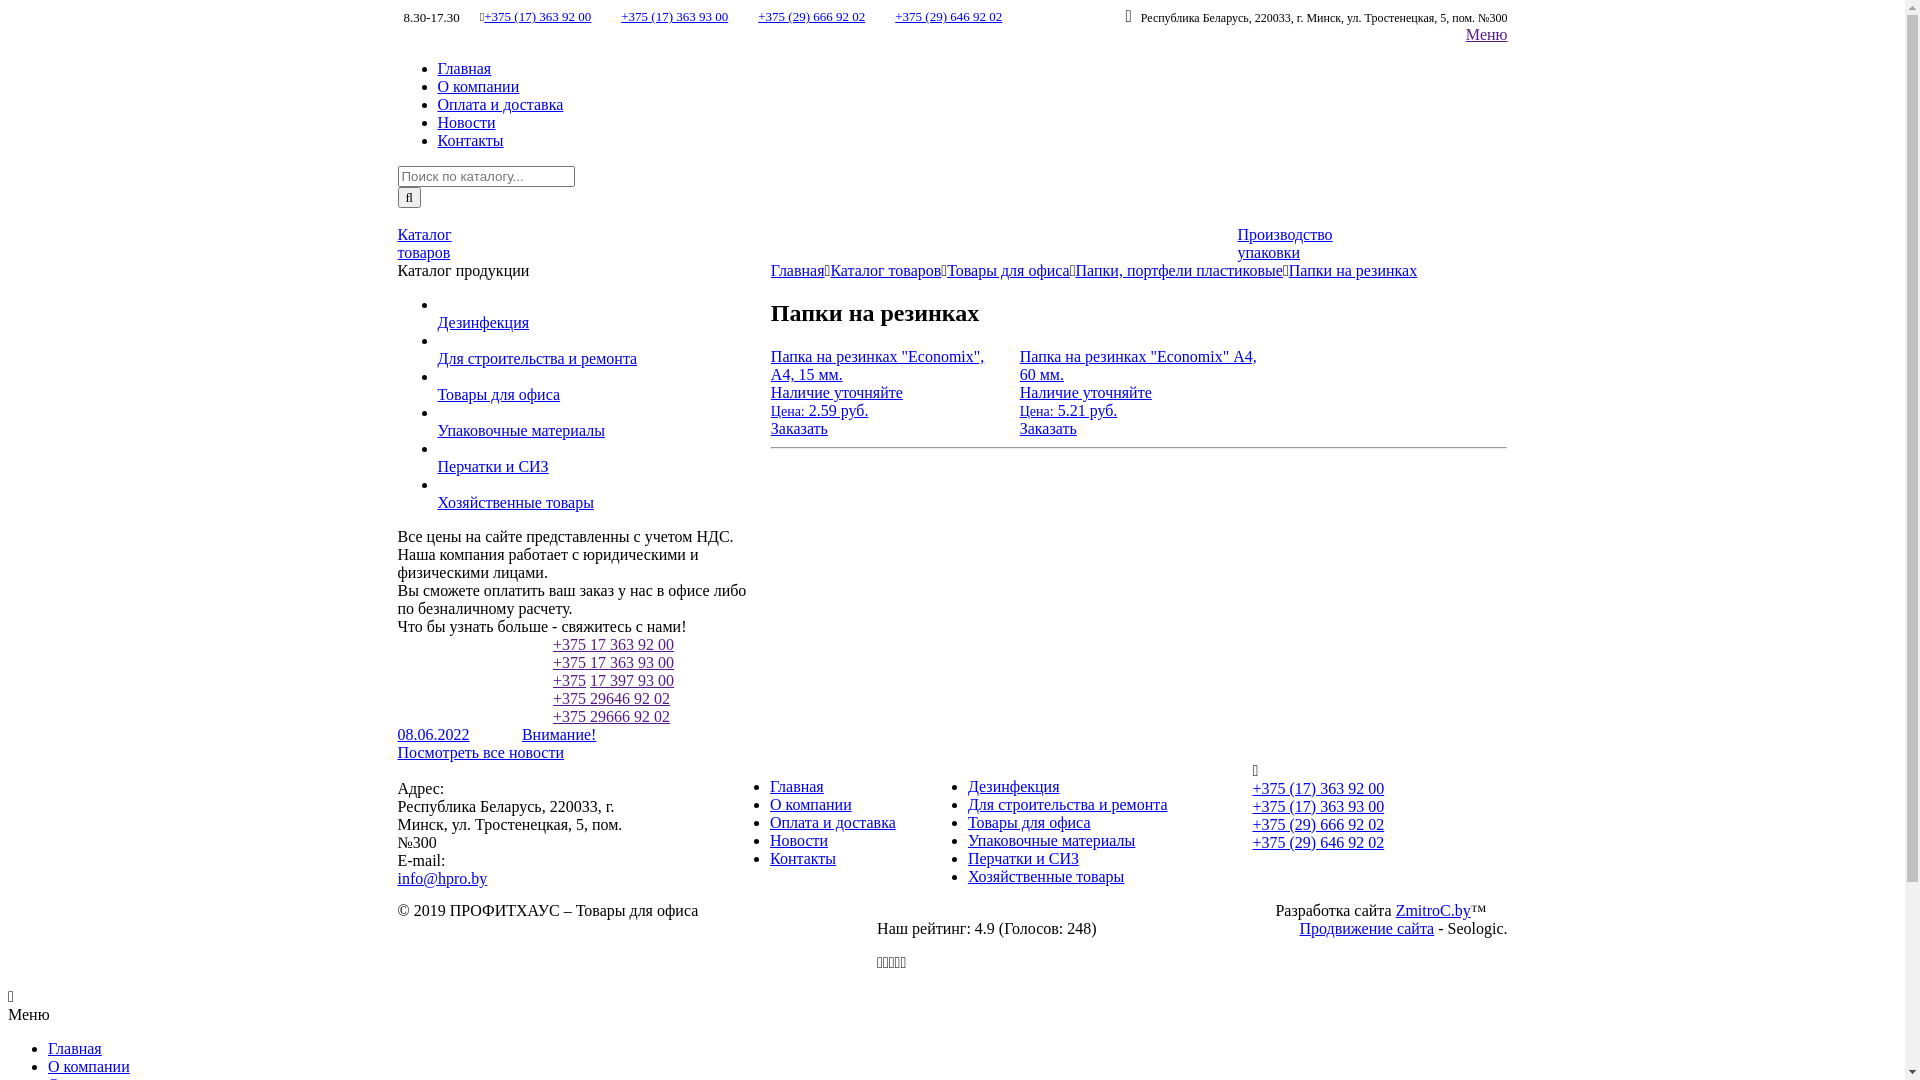  I want to click on 'Search', so click(398, 197).